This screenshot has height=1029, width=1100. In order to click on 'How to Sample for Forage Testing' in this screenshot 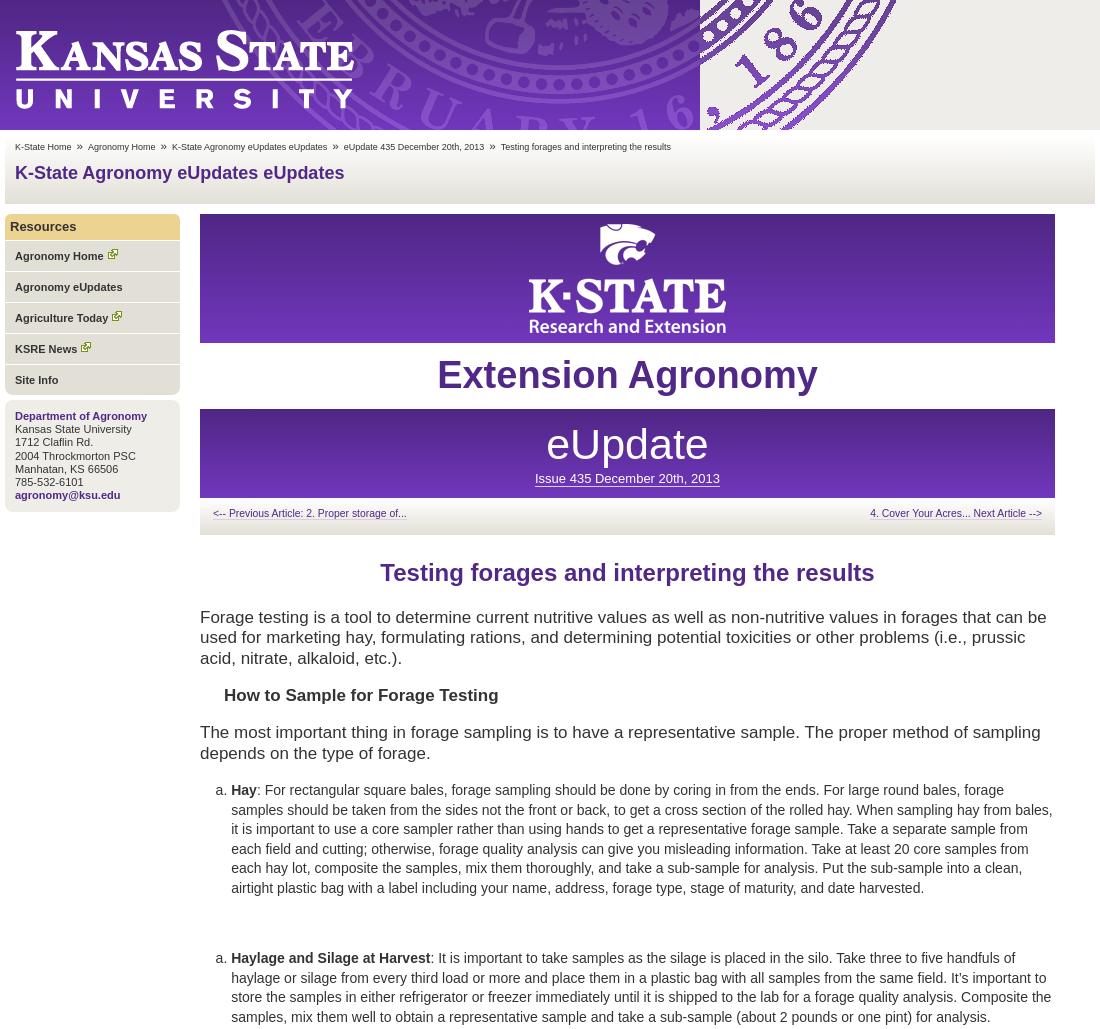, I will do `click(361, 693)`.